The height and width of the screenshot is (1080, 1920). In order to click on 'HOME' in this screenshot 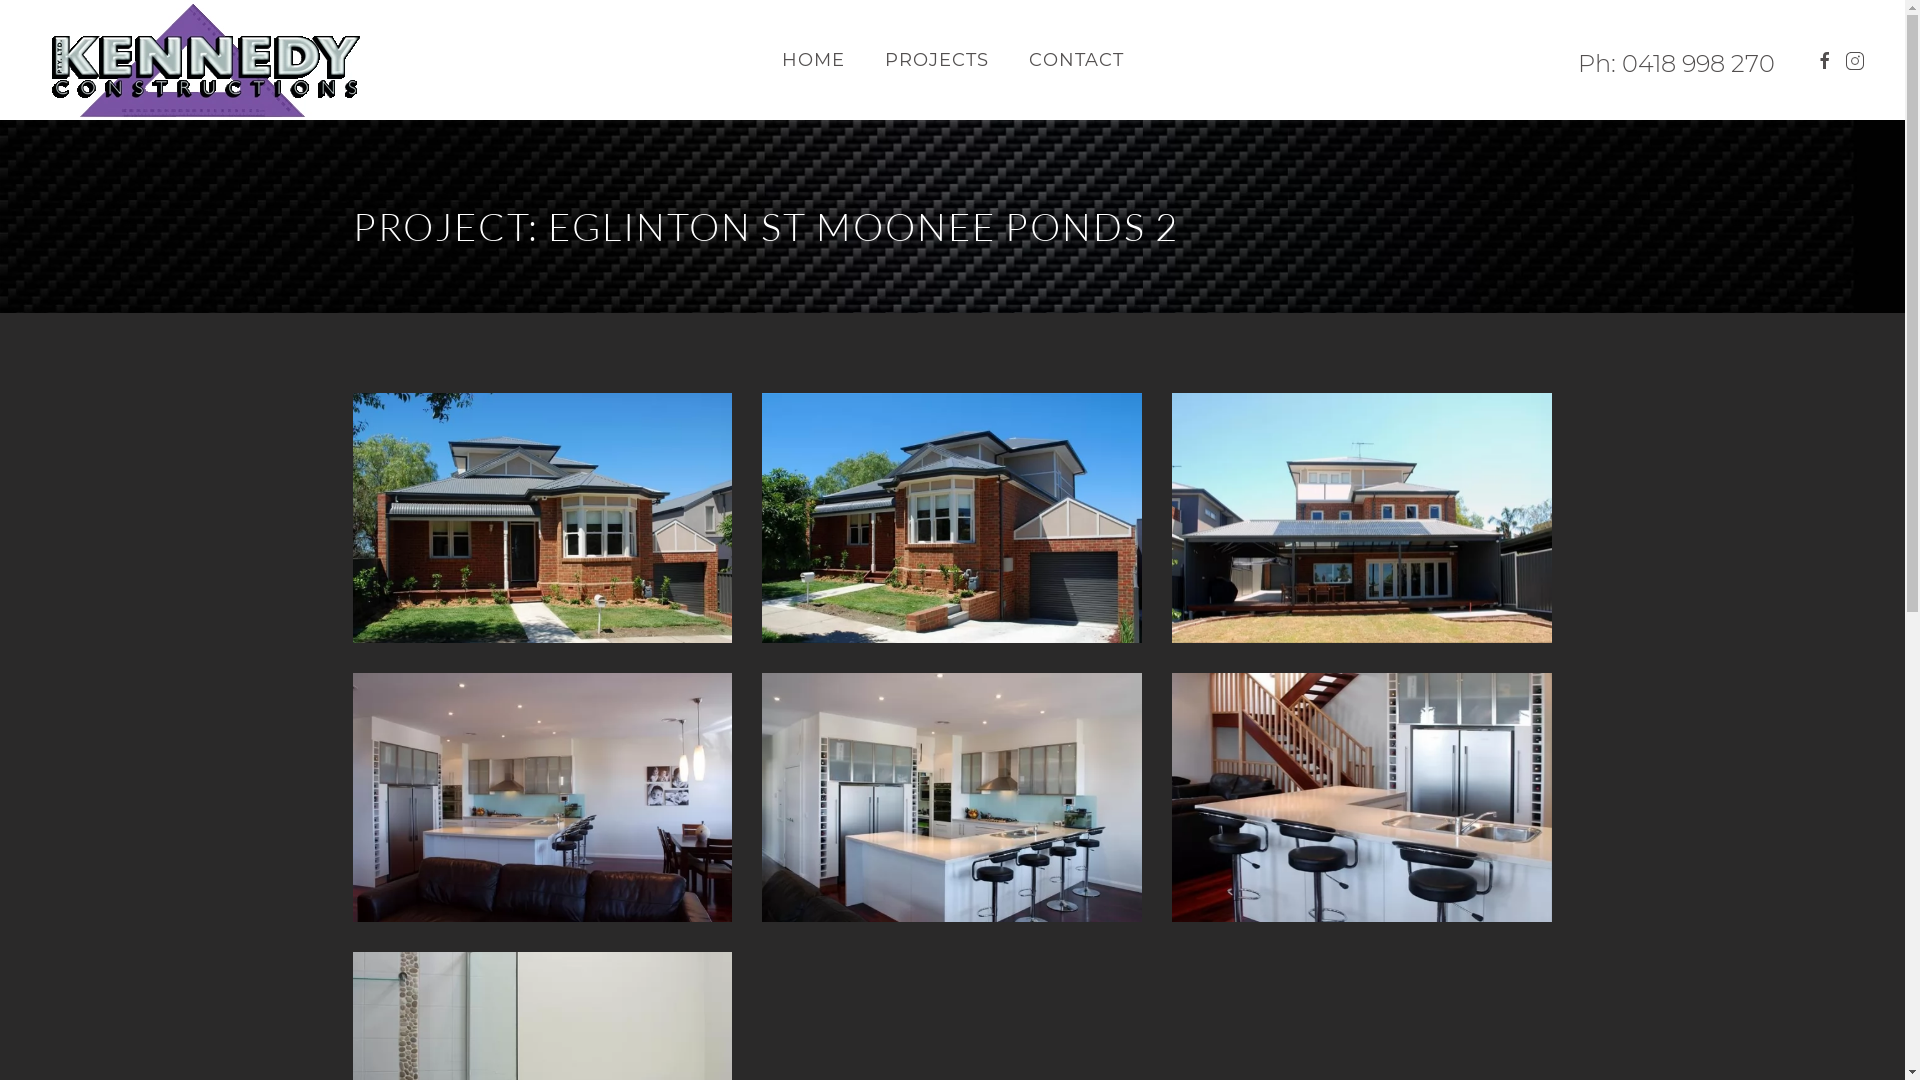, I will do `click(813, 59)`.